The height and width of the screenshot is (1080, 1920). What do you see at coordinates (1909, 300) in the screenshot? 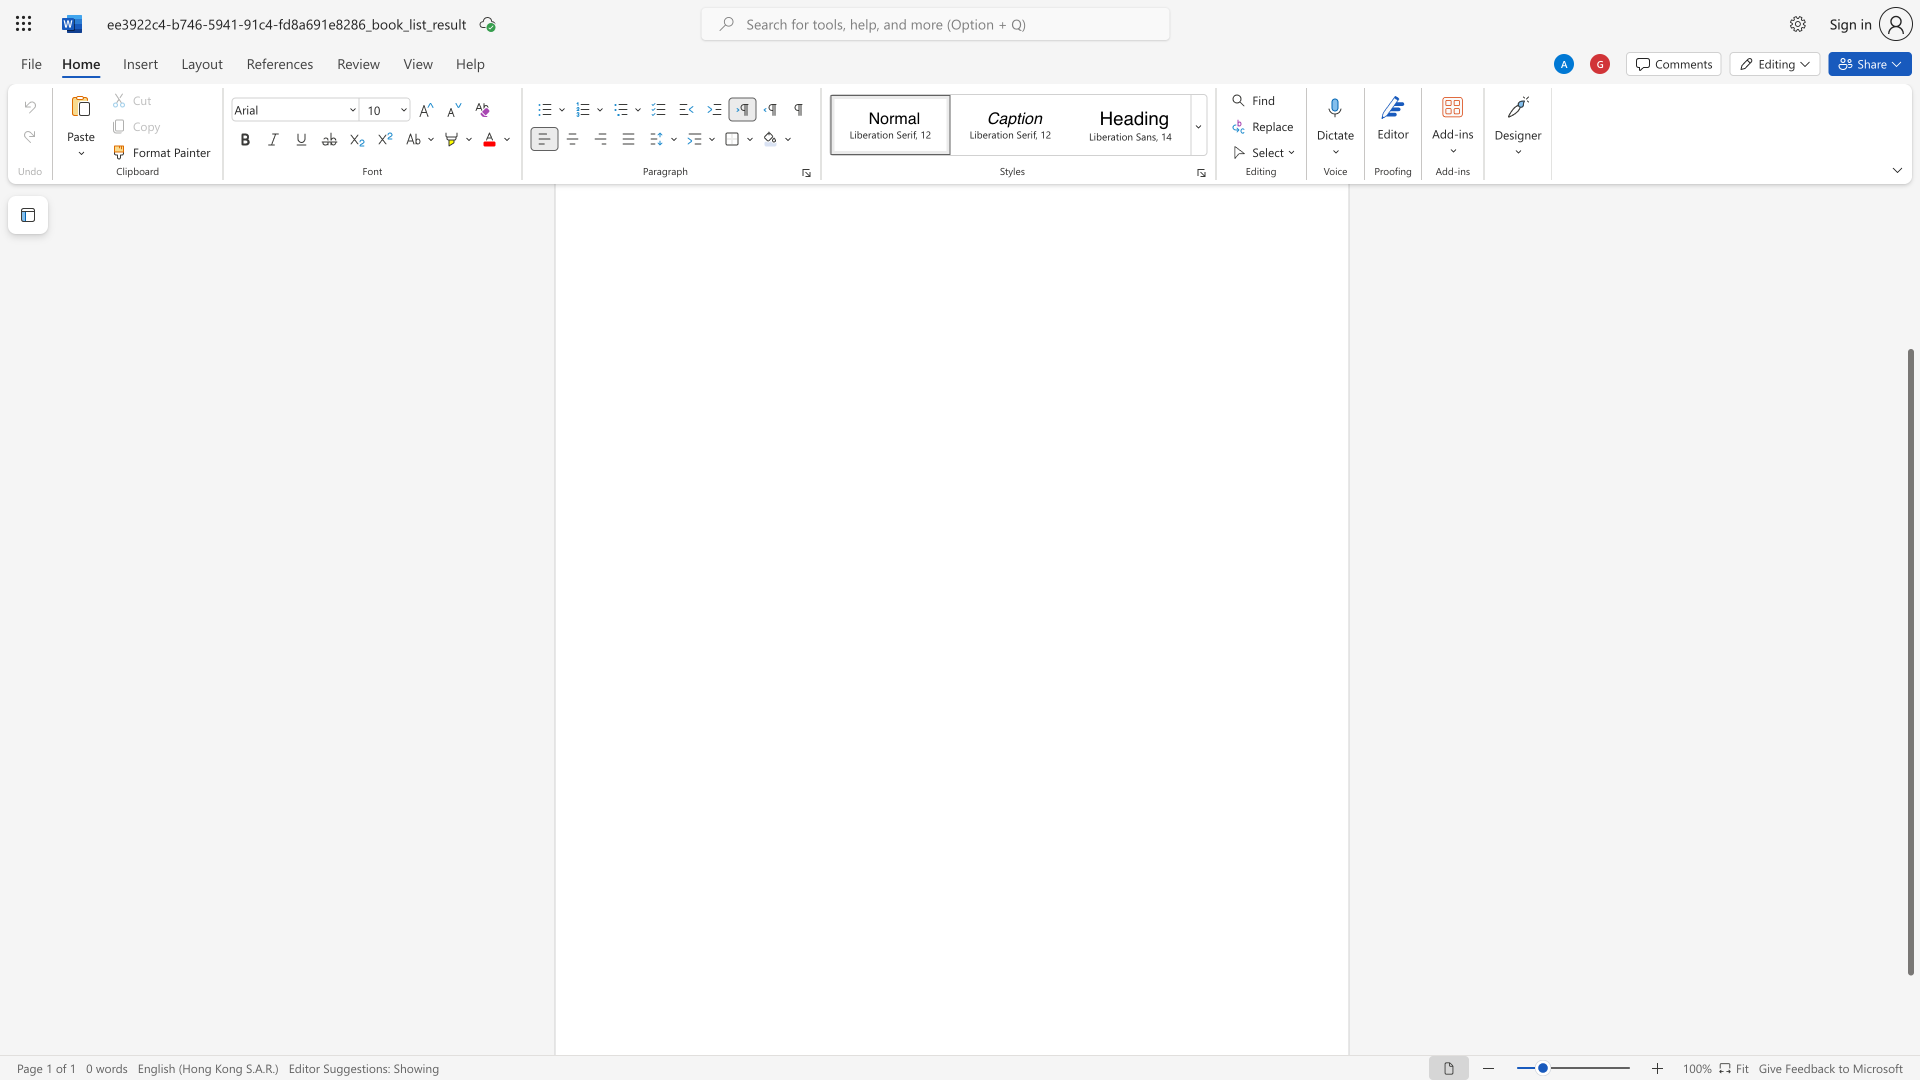
I see `the scrollbar to scroll the page up` at bounding box center [1909, 300].